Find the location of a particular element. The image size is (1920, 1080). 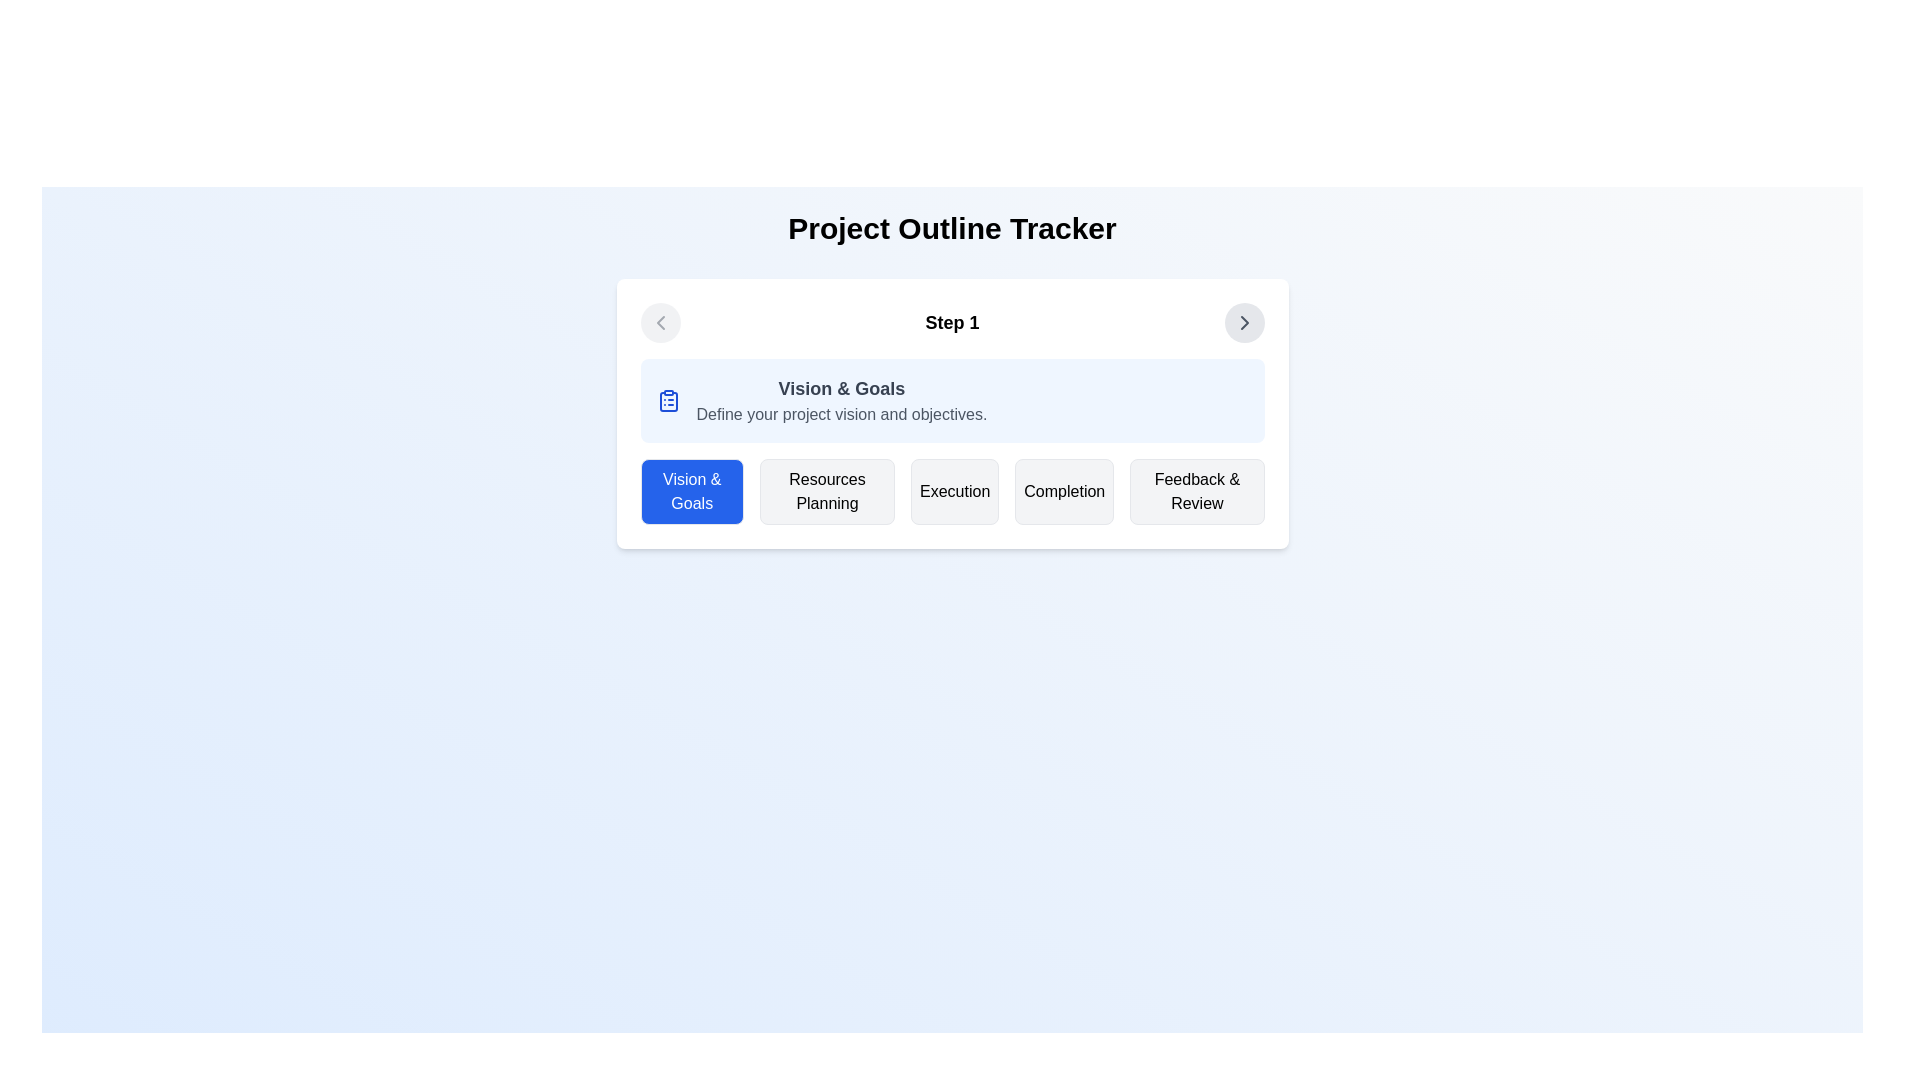

the 'Completion' button, which is a rectangular button with rounded corners, light gray background, and the text 'Completion' in bold, black font, located to the right of the 'Execution' button is located at coordinates (1063, 492).